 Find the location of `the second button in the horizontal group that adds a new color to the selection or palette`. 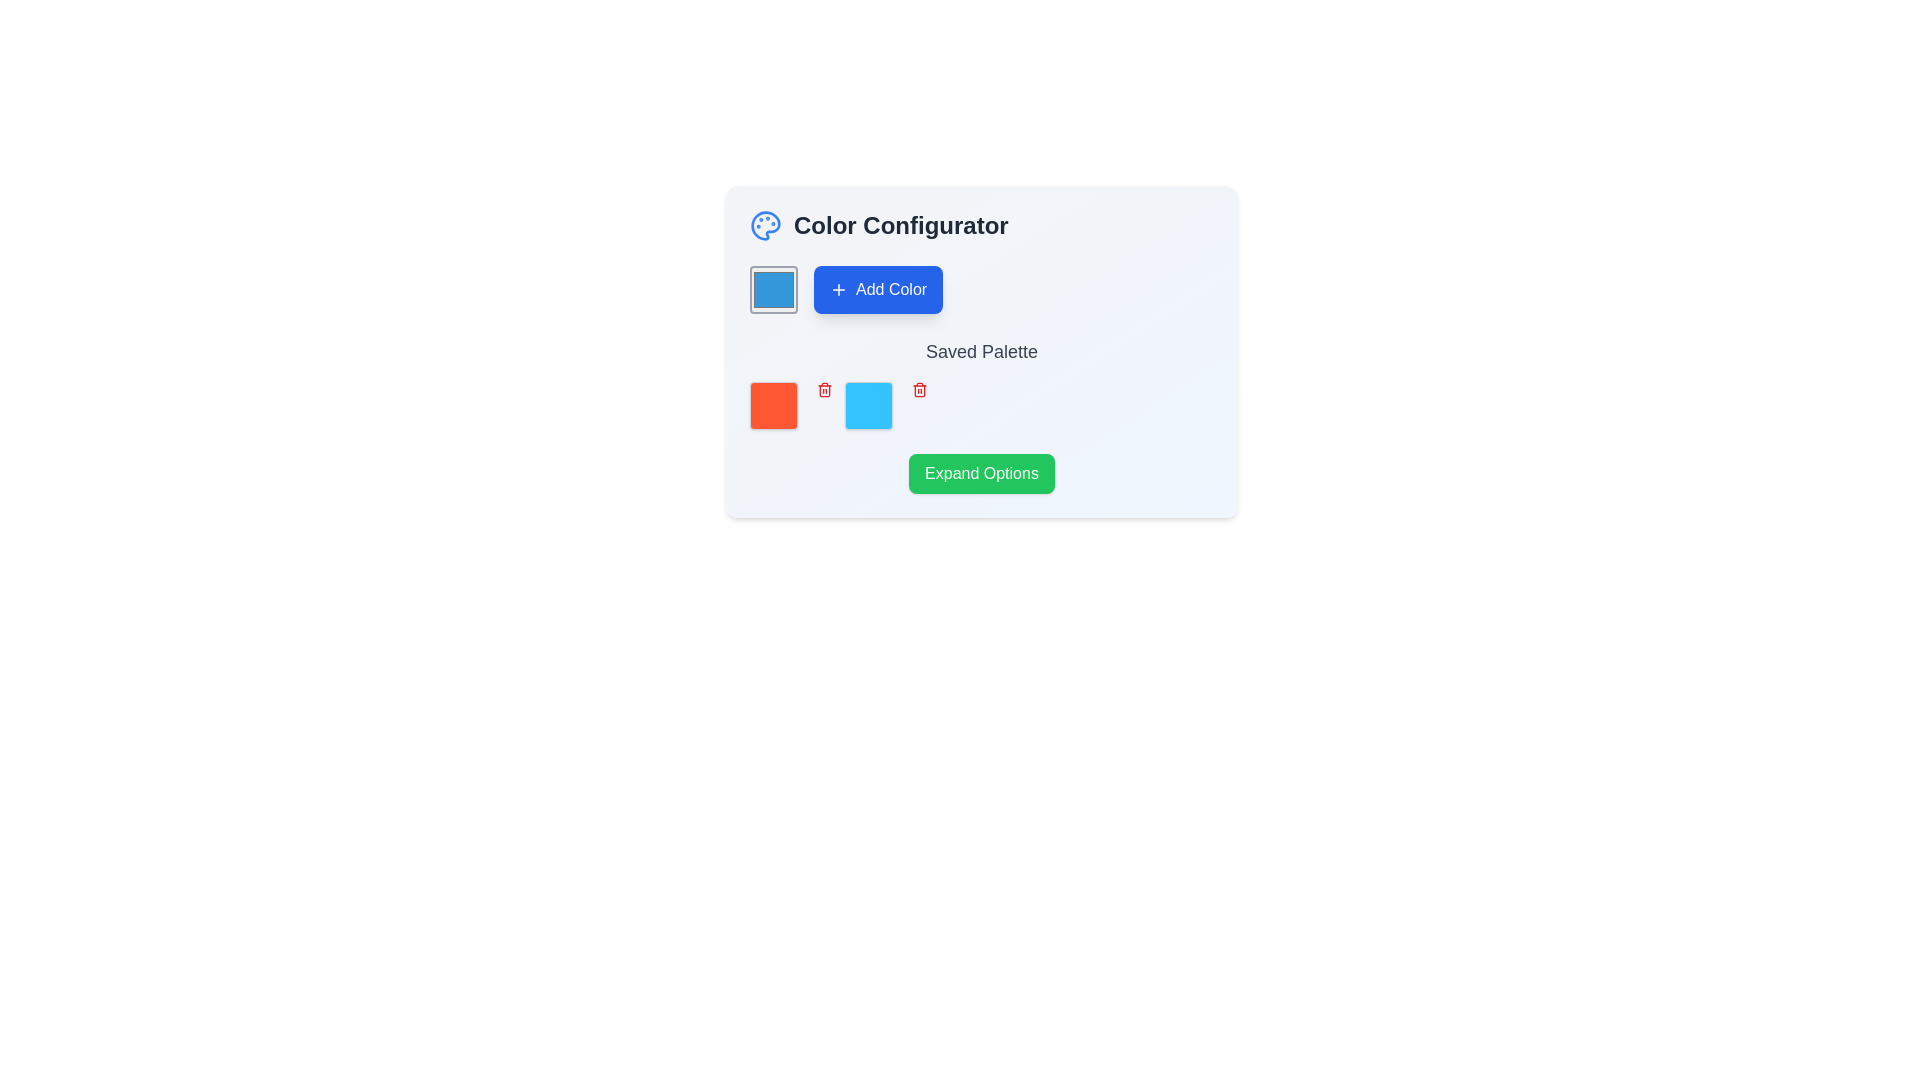

the second button in the horizontal group that adds a new color to the selection or palette is located at coordinates (878, 289).